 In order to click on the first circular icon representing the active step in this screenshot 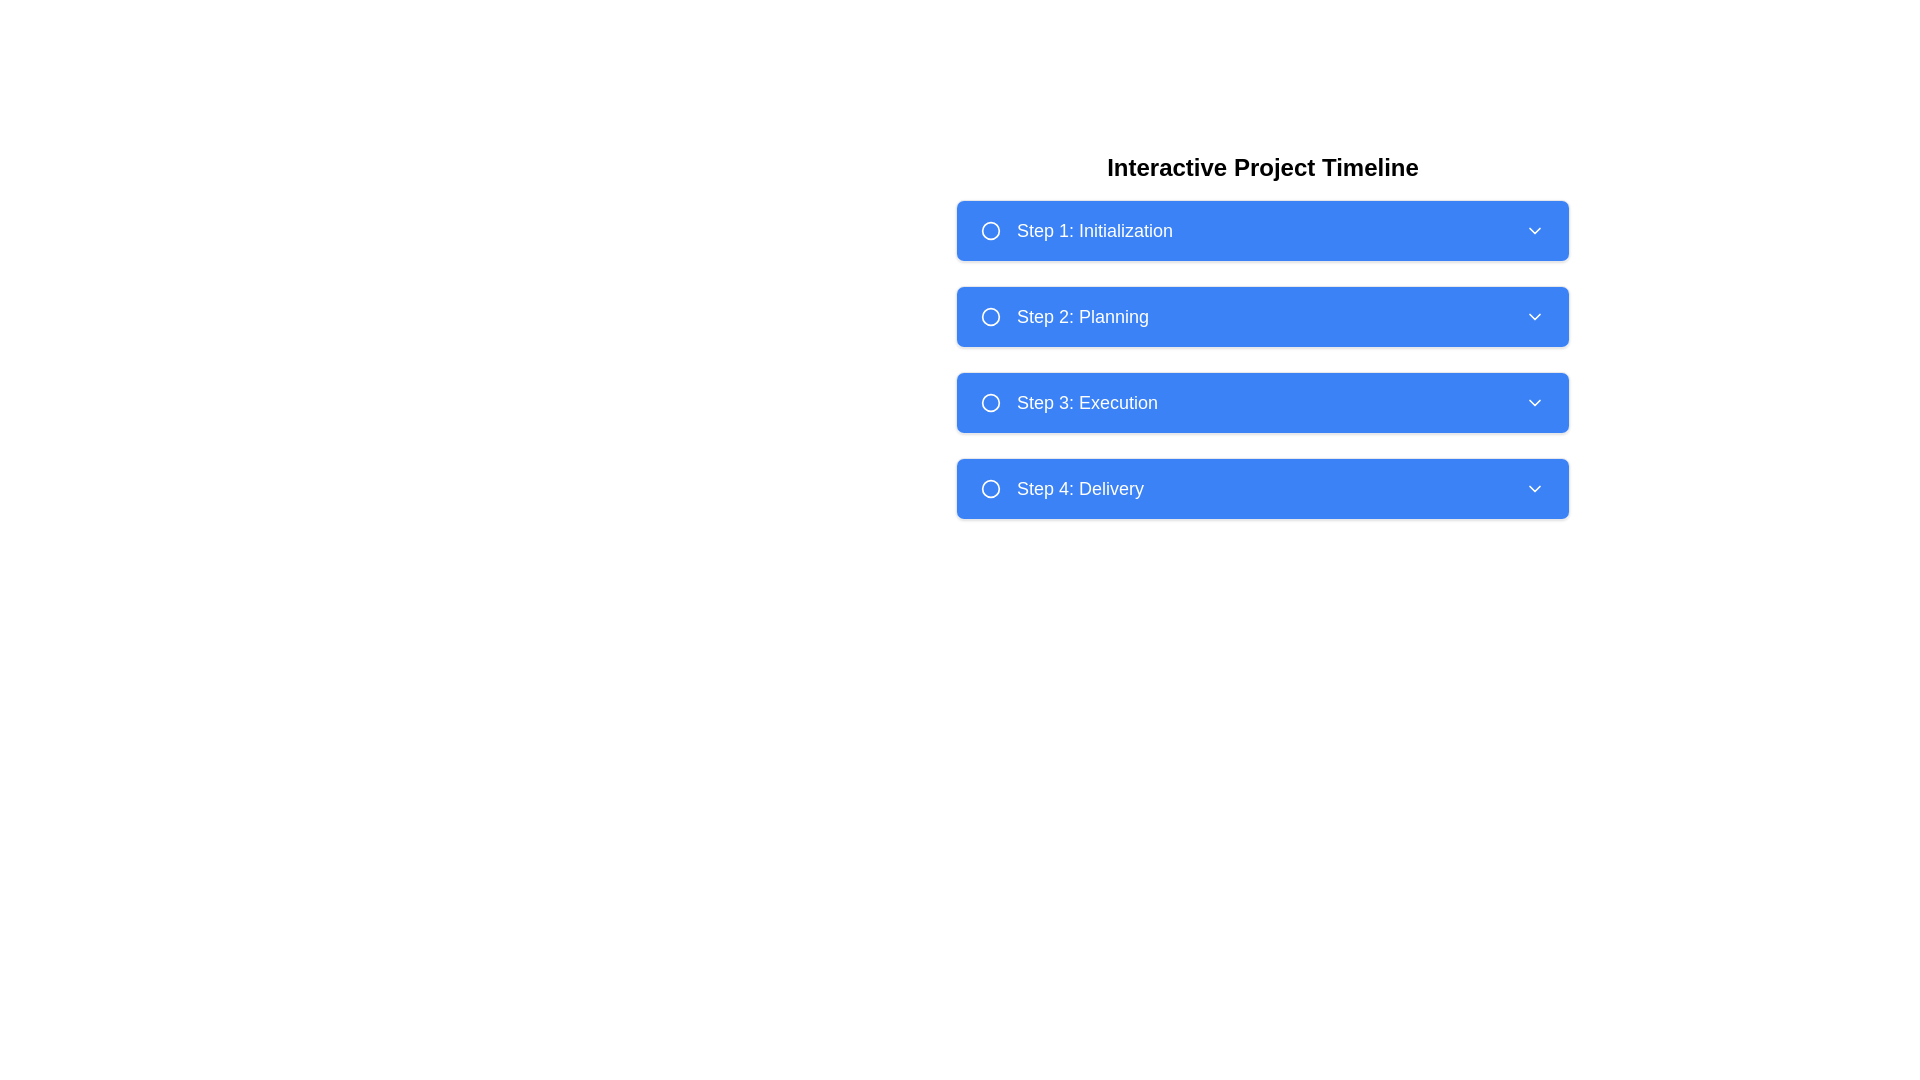, I will do `click(990, 230)`.